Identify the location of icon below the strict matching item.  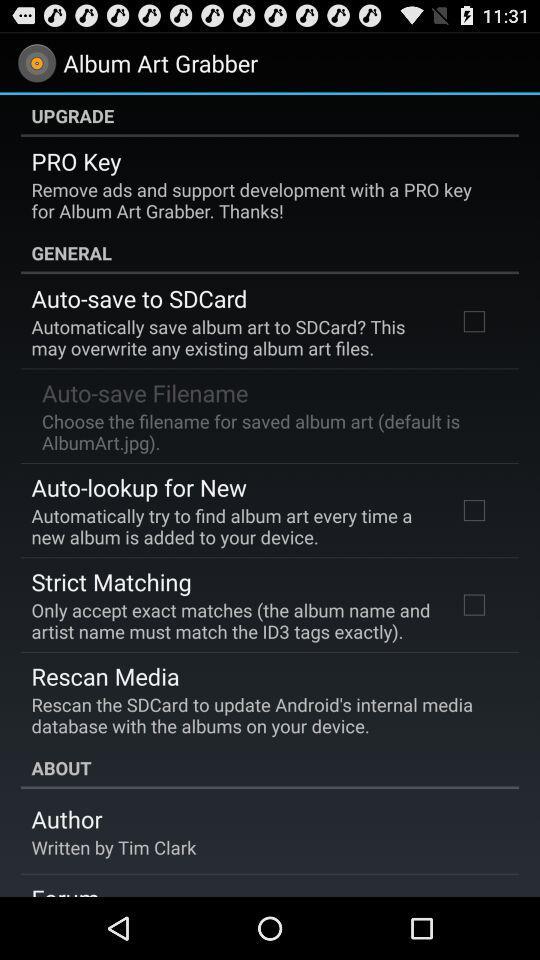
(230, 619).